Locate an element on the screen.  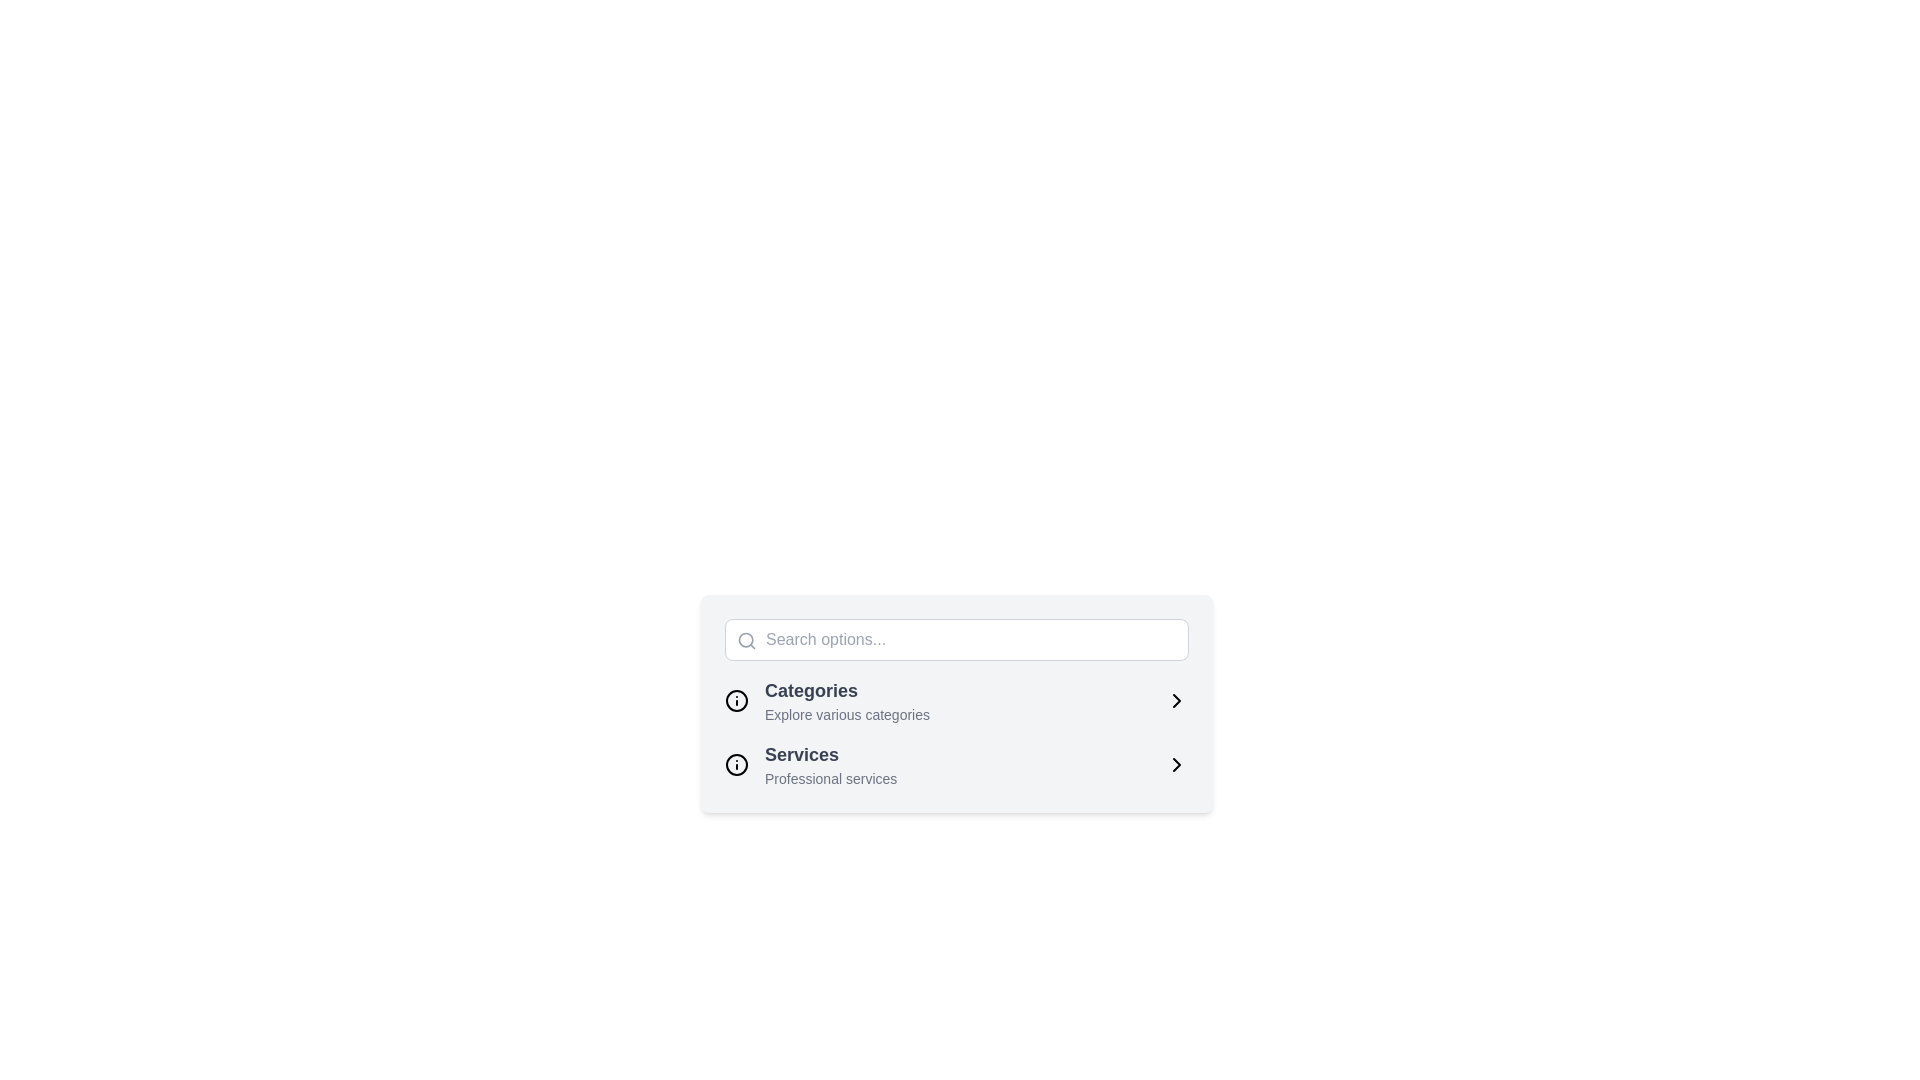
the first navigational list item located directly below the search bar is located at coordinates (955, 700).